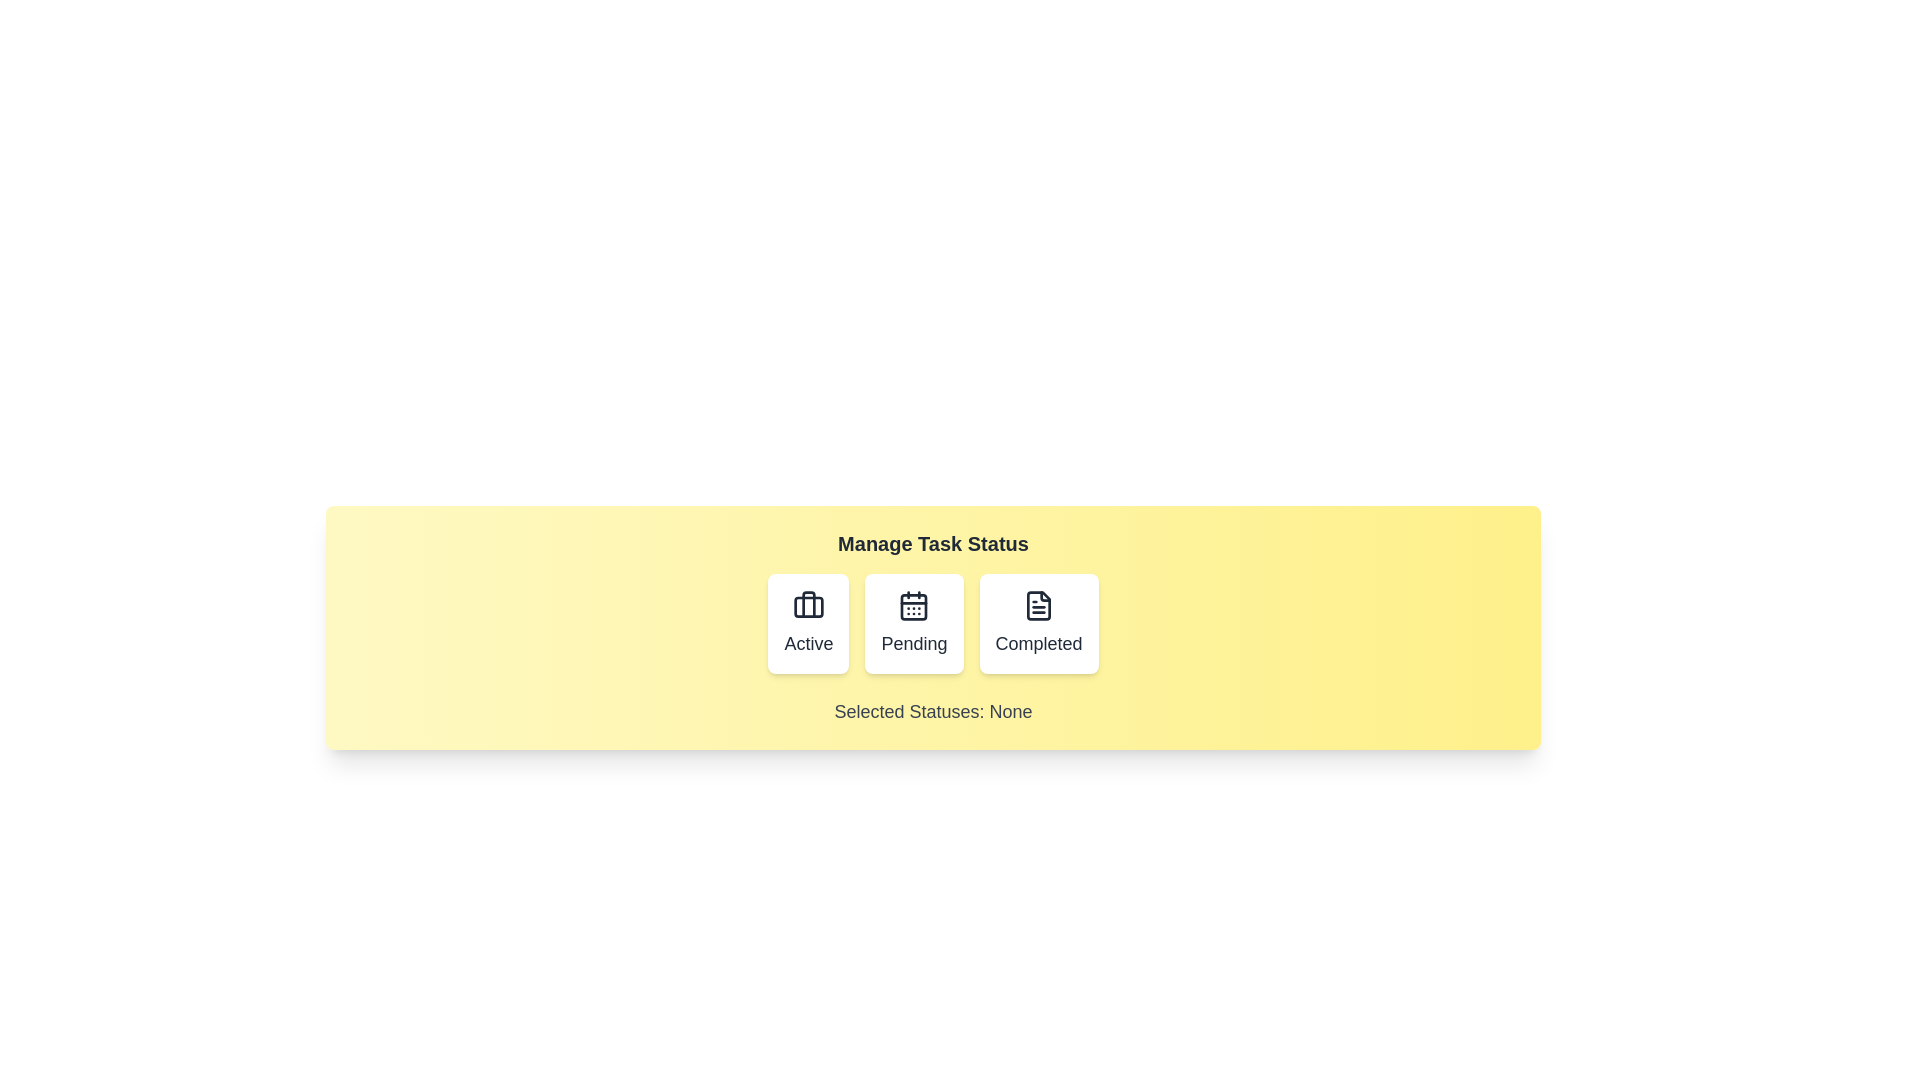  I want to click on the 'Completed' button to toggle its selection, so click(1038, 623).